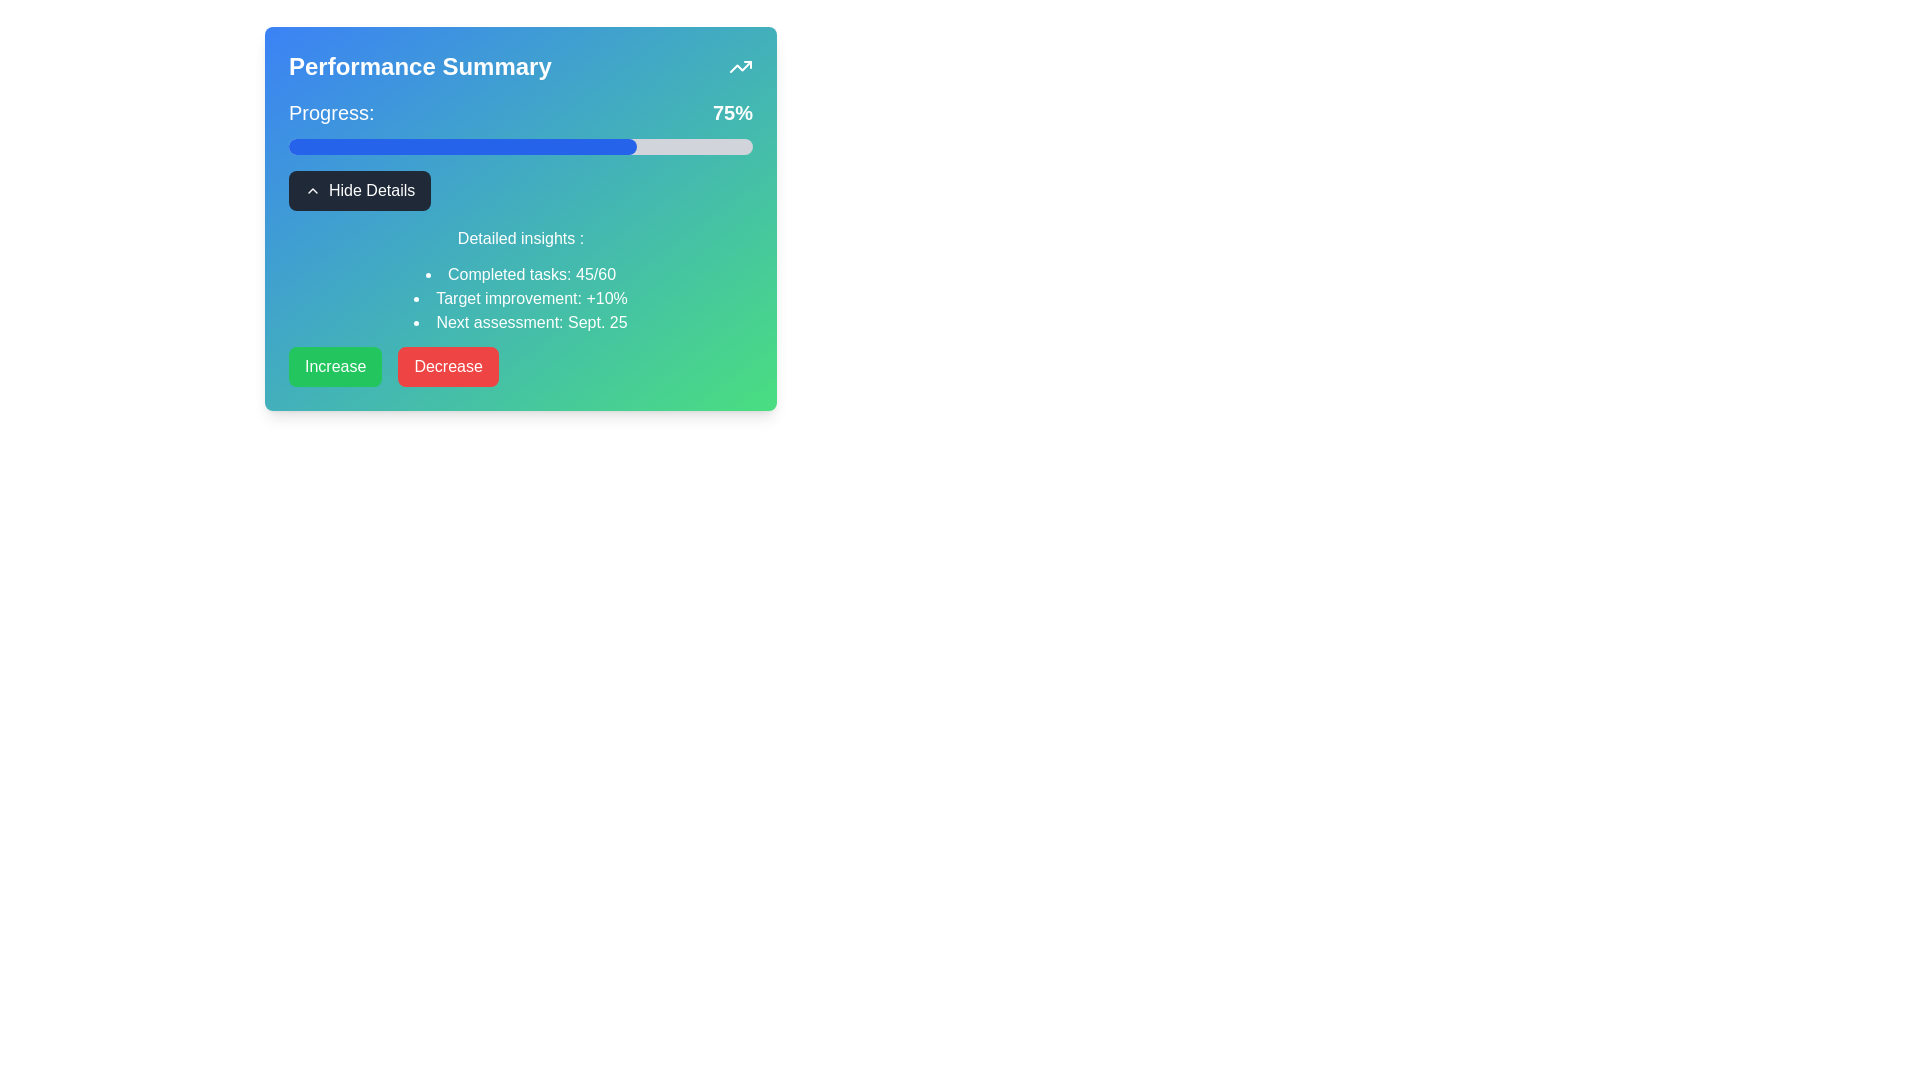  I want to click on the chevron icon within the 'Hide Details' button, so click(311, 191).